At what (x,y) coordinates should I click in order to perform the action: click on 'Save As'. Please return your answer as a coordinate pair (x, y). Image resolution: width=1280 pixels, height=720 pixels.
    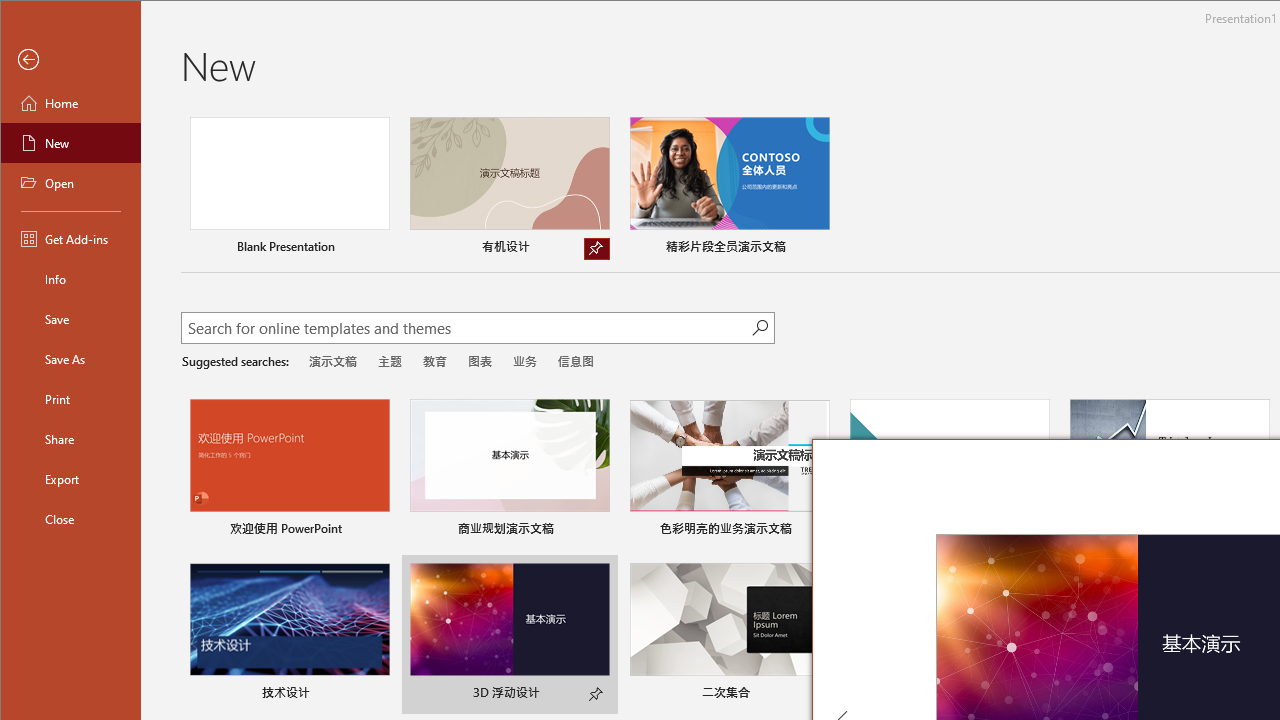
    Looking at the image, I should click on (71, 357).